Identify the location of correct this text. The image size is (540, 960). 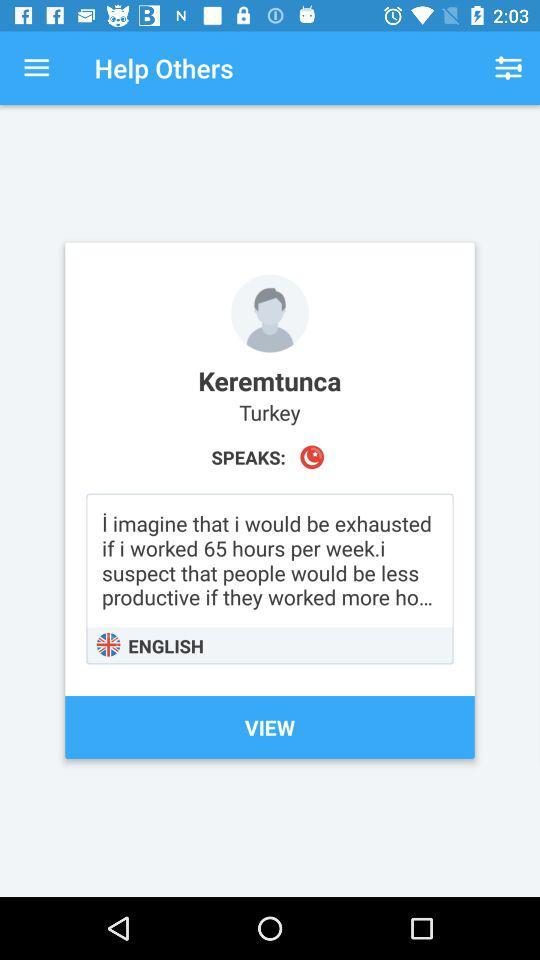
(270, 578).